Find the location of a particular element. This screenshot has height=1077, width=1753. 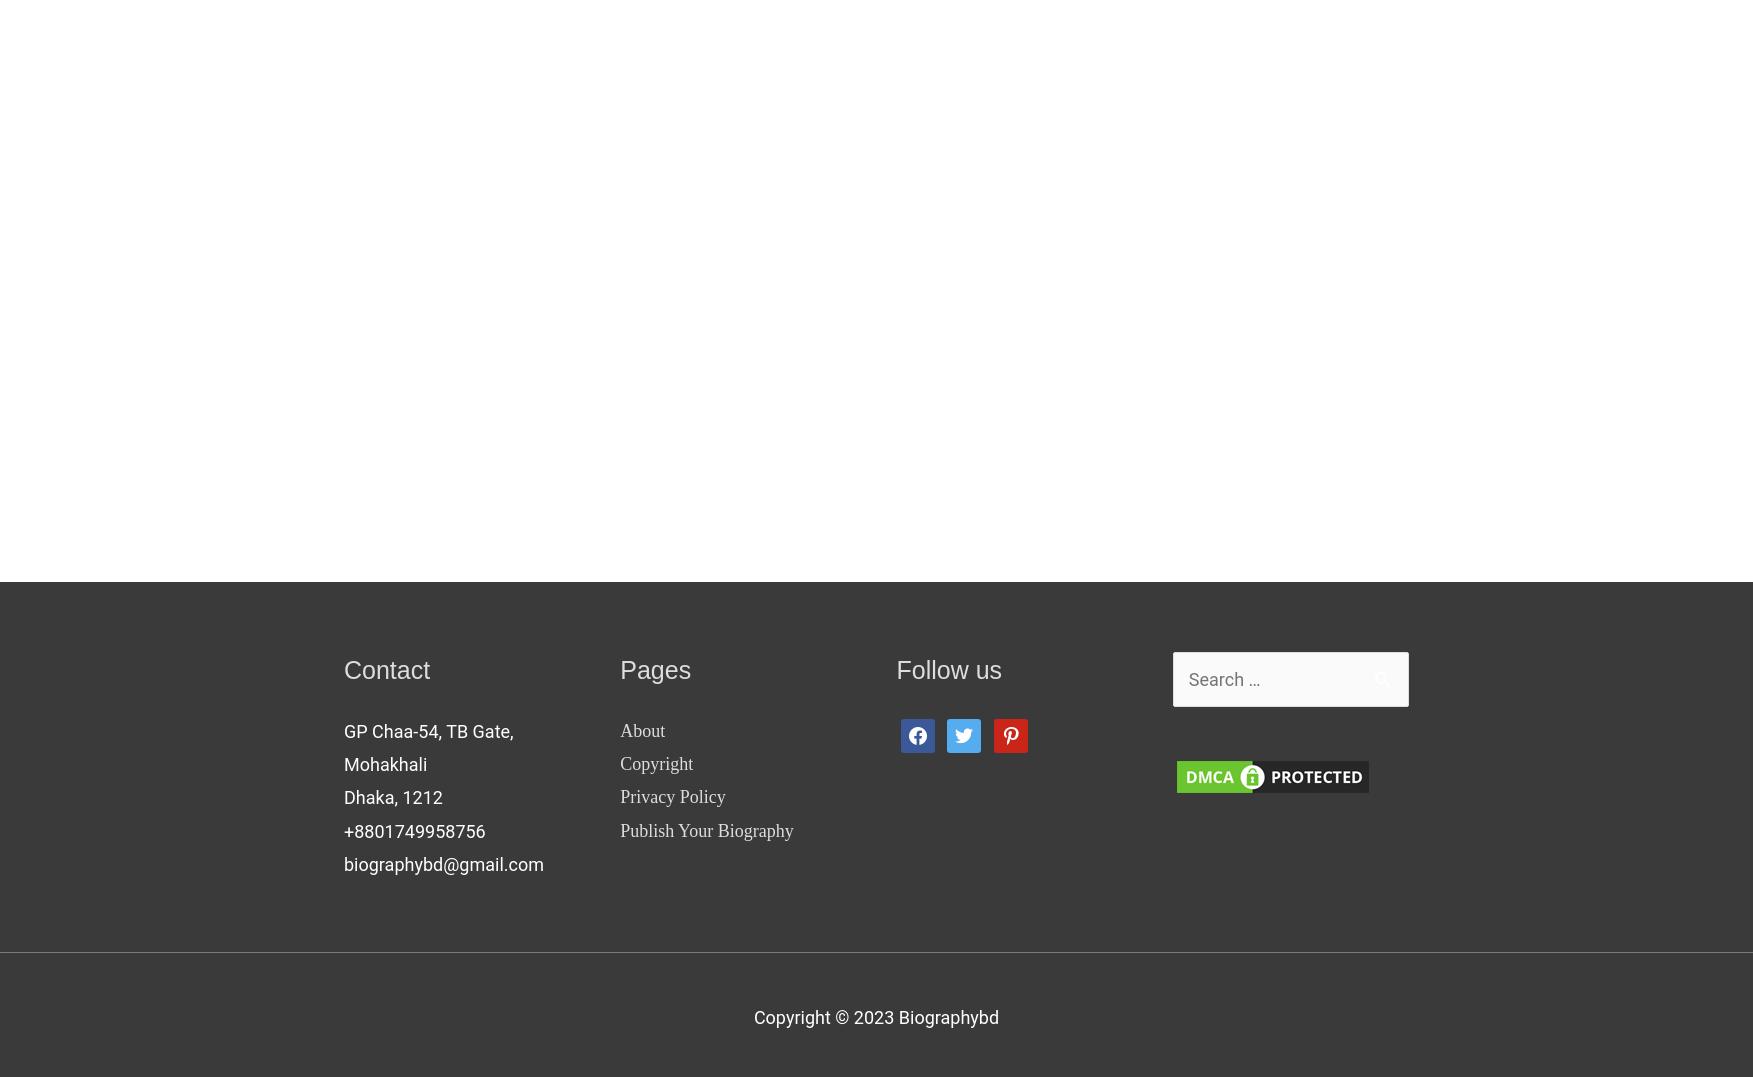

'+8801749958756' is located at coordinates (413, 829).